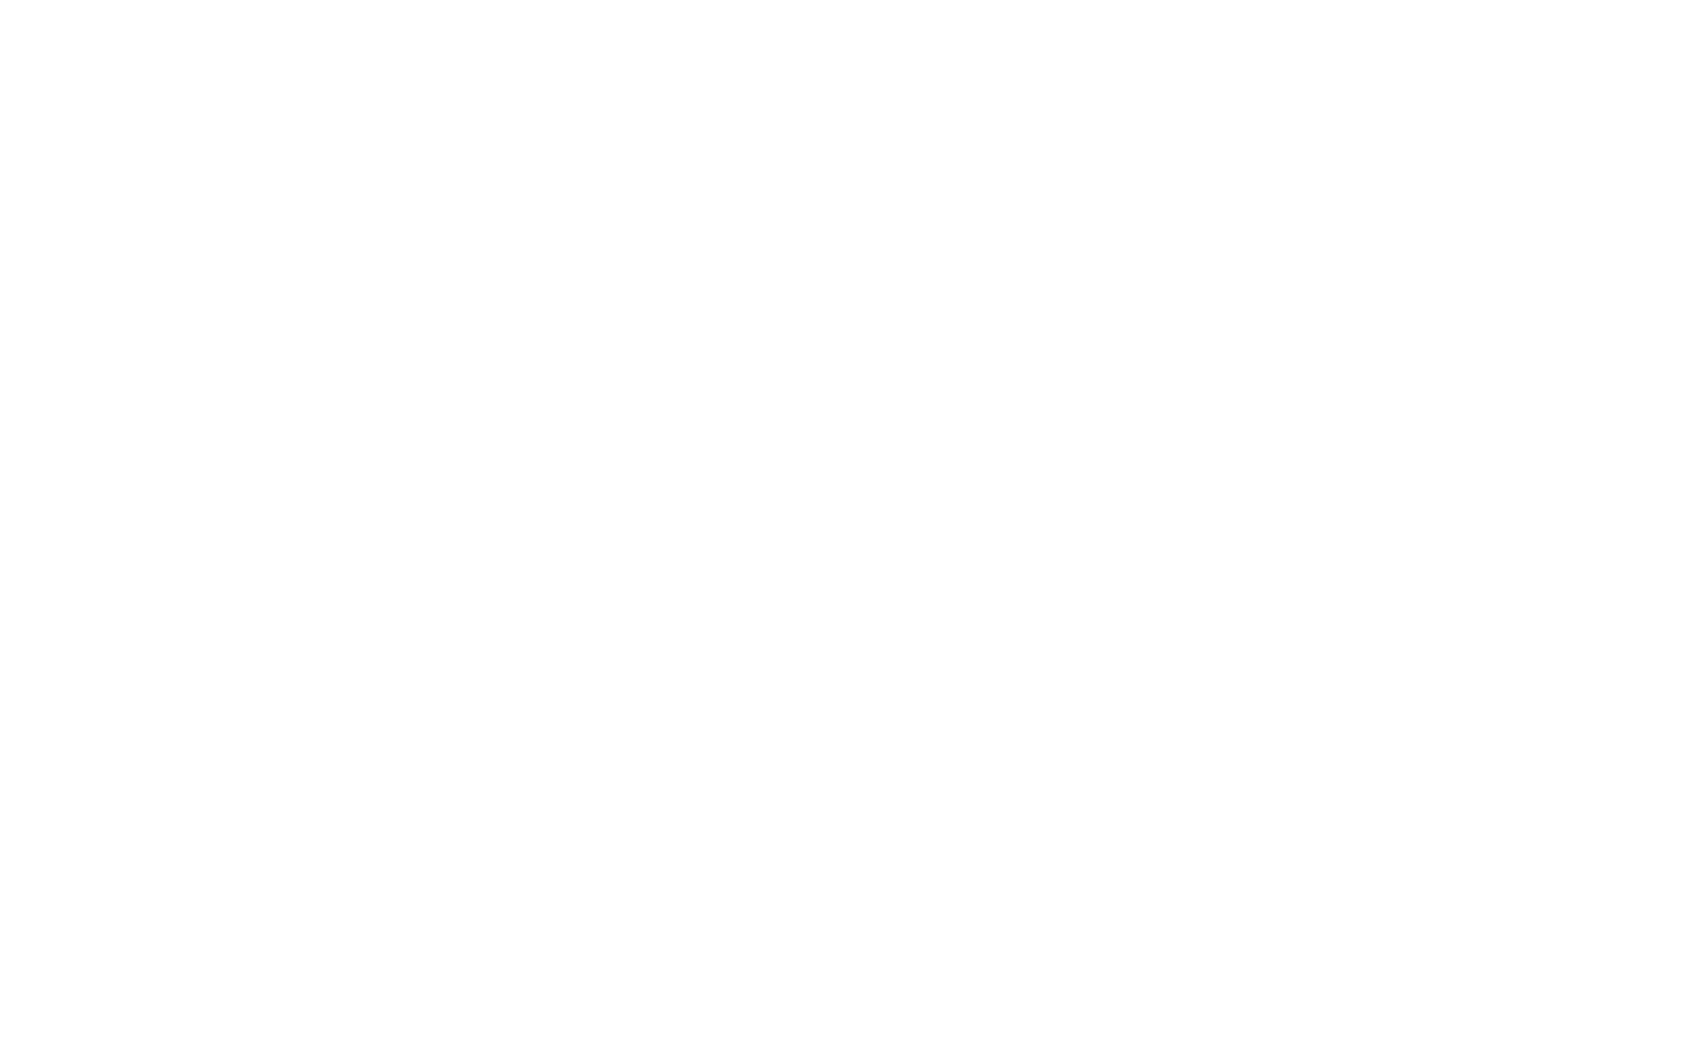 The width and height of the screenshot is (1694, 1061). Describe the element at coordinates (1327, 227) in the screenshot. I see `'May 1969'` at that location.